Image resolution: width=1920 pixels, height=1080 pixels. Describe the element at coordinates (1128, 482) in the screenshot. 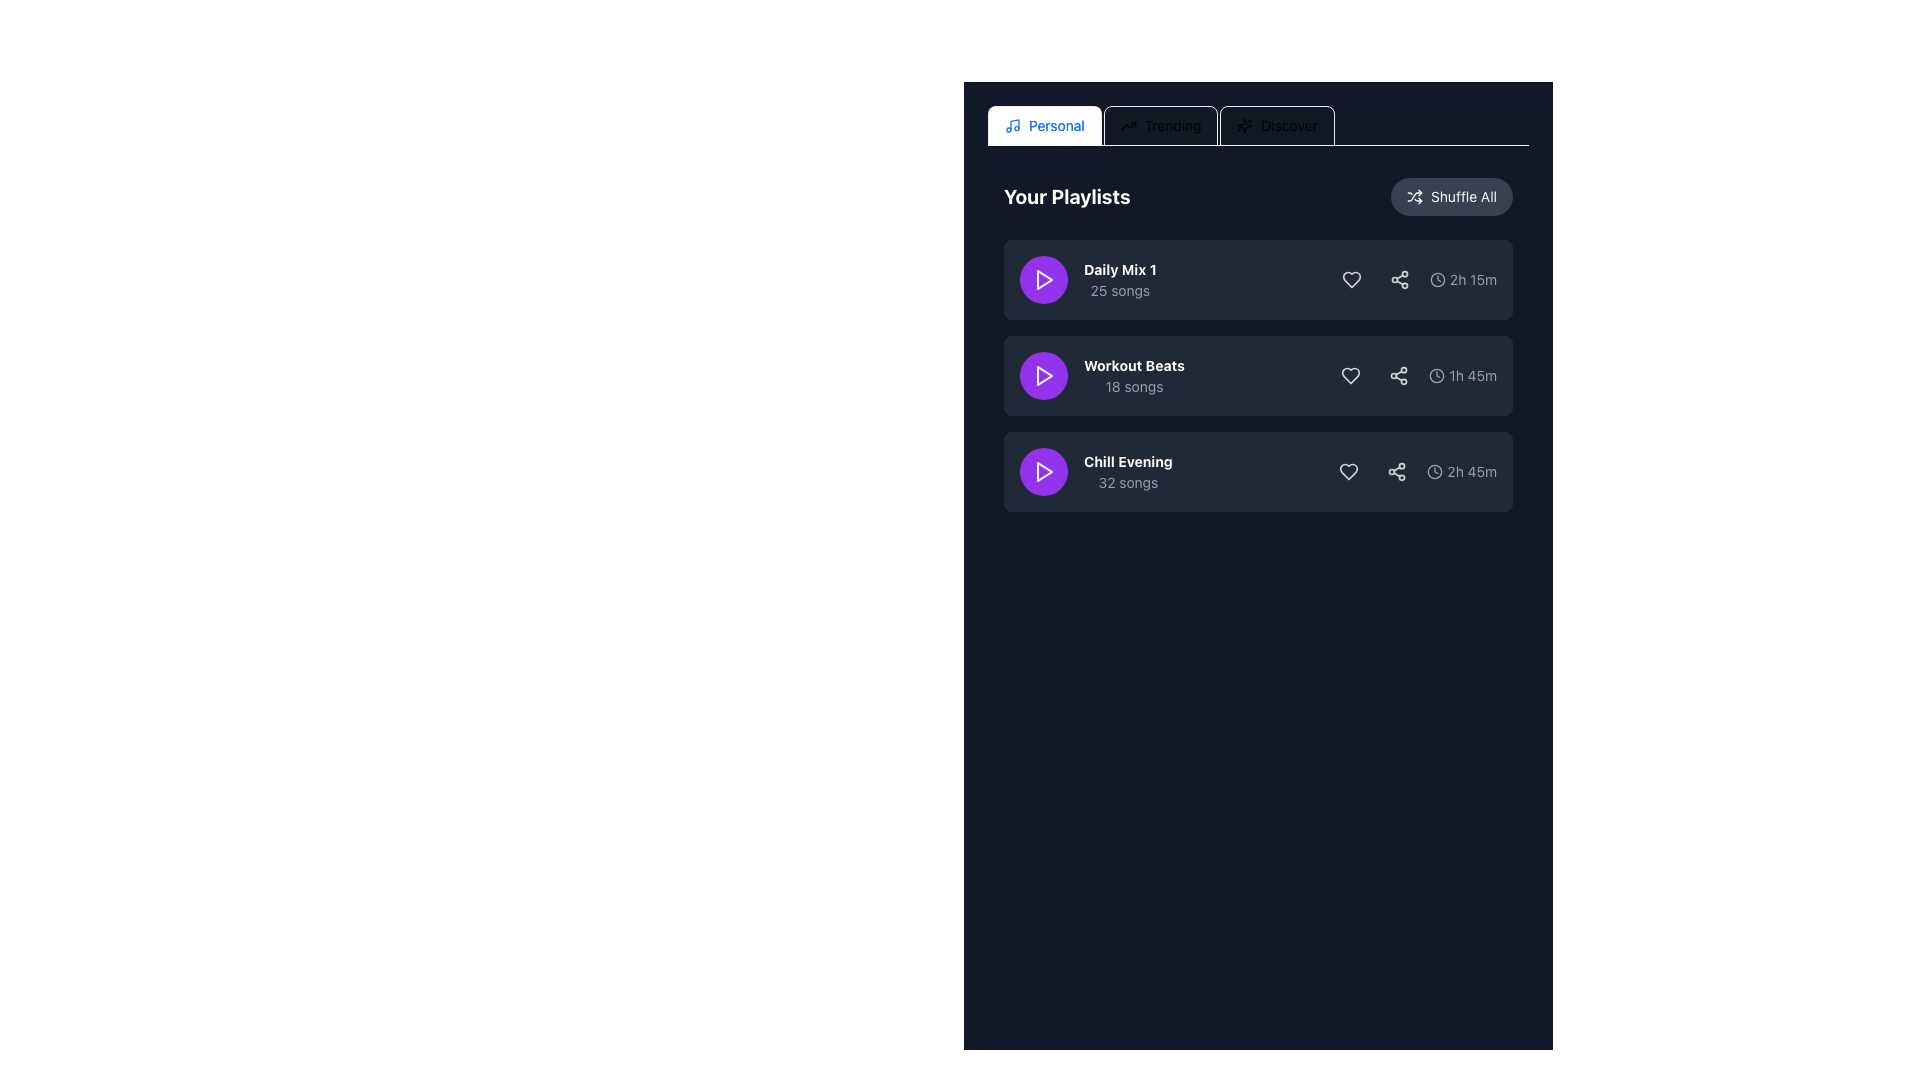

I see `the text label displaying '32 songs' located beneath 'Chill Evening' in the third playlist card` at that location.